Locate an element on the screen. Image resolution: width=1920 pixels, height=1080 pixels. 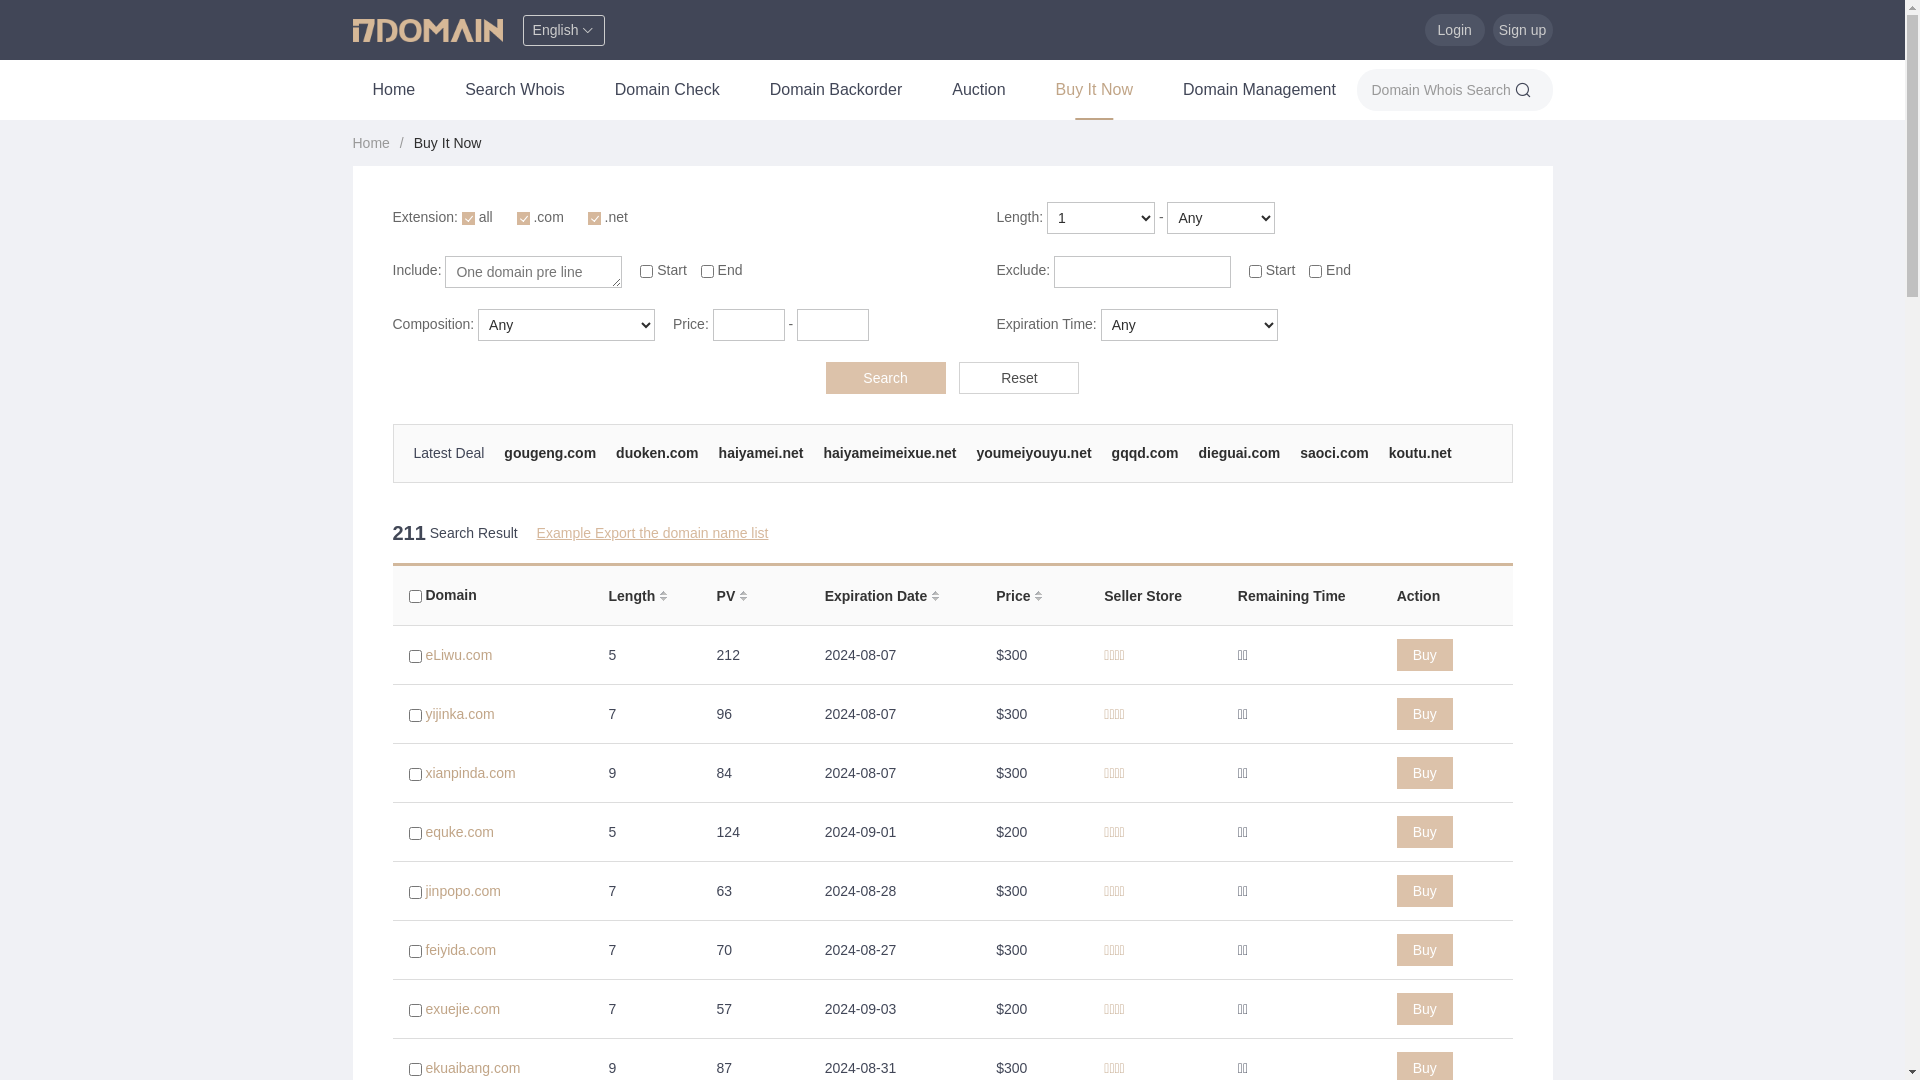
'Domain Management' is located at coordinates (1258, 88).